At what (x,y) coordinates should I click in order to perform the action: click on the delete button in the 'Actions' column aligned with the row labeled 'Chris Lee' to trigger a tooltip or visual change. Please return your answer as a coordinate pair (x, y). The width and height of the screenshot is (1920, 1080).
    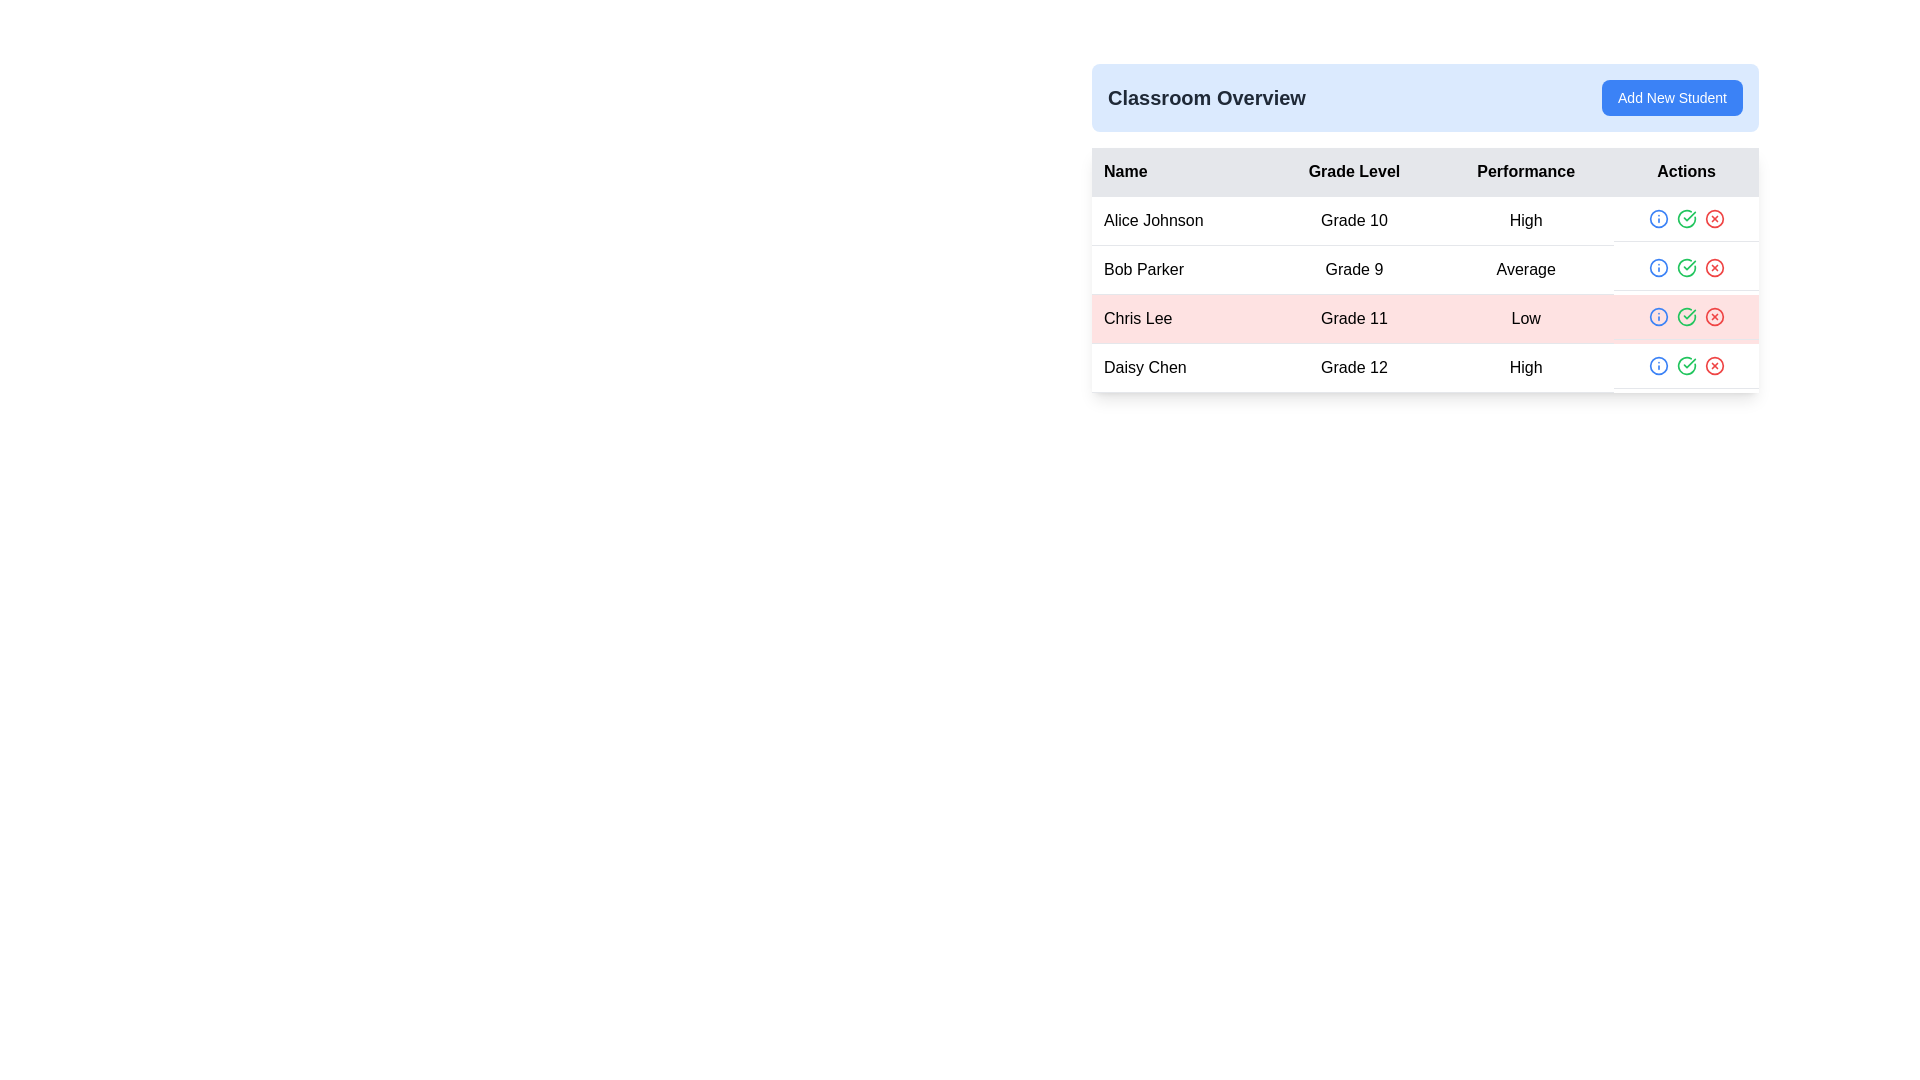
    Looking at the image, I should click on (1713, 315).